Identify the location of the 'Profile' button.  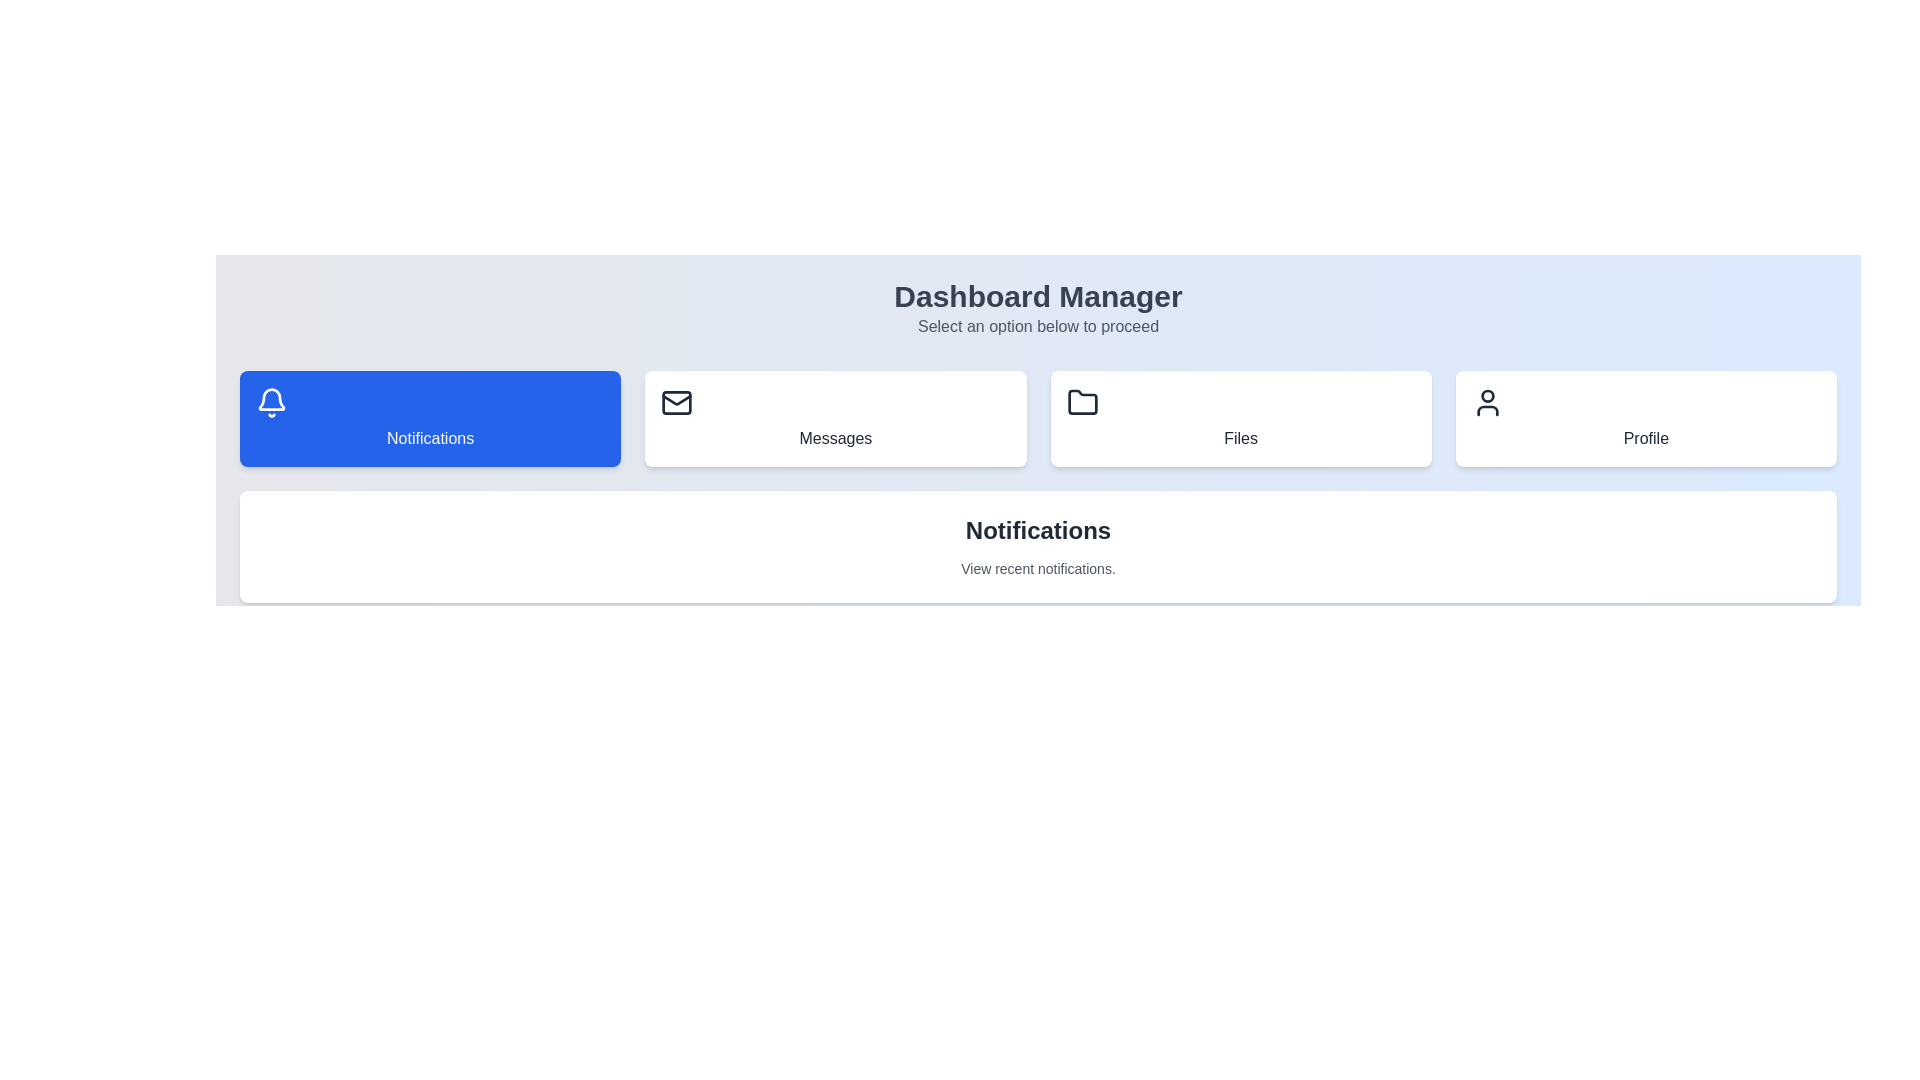
(1646, 418).